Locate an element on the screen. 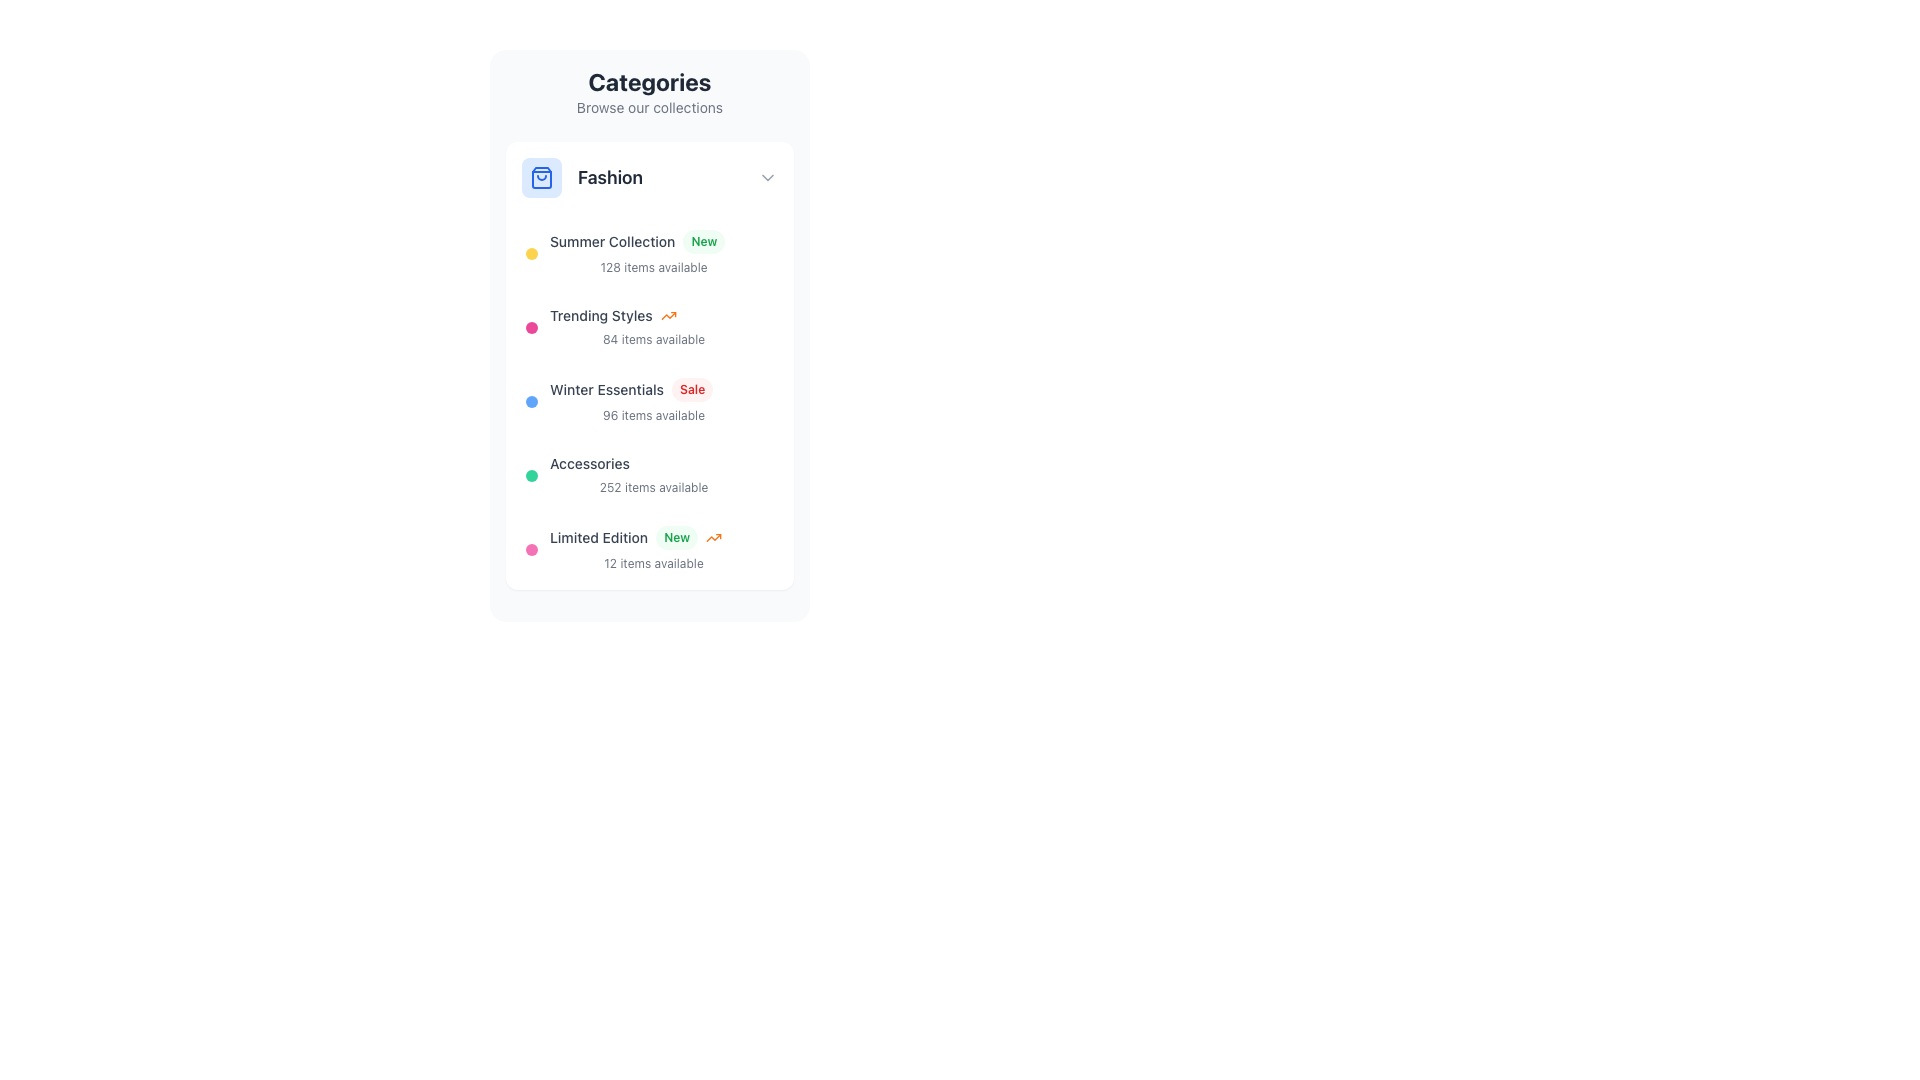  the 'New' badge-like label with a light green background that is located in the 'Limited Edition' section under the 'Fashion' heading is located at coordinates (677, 536).